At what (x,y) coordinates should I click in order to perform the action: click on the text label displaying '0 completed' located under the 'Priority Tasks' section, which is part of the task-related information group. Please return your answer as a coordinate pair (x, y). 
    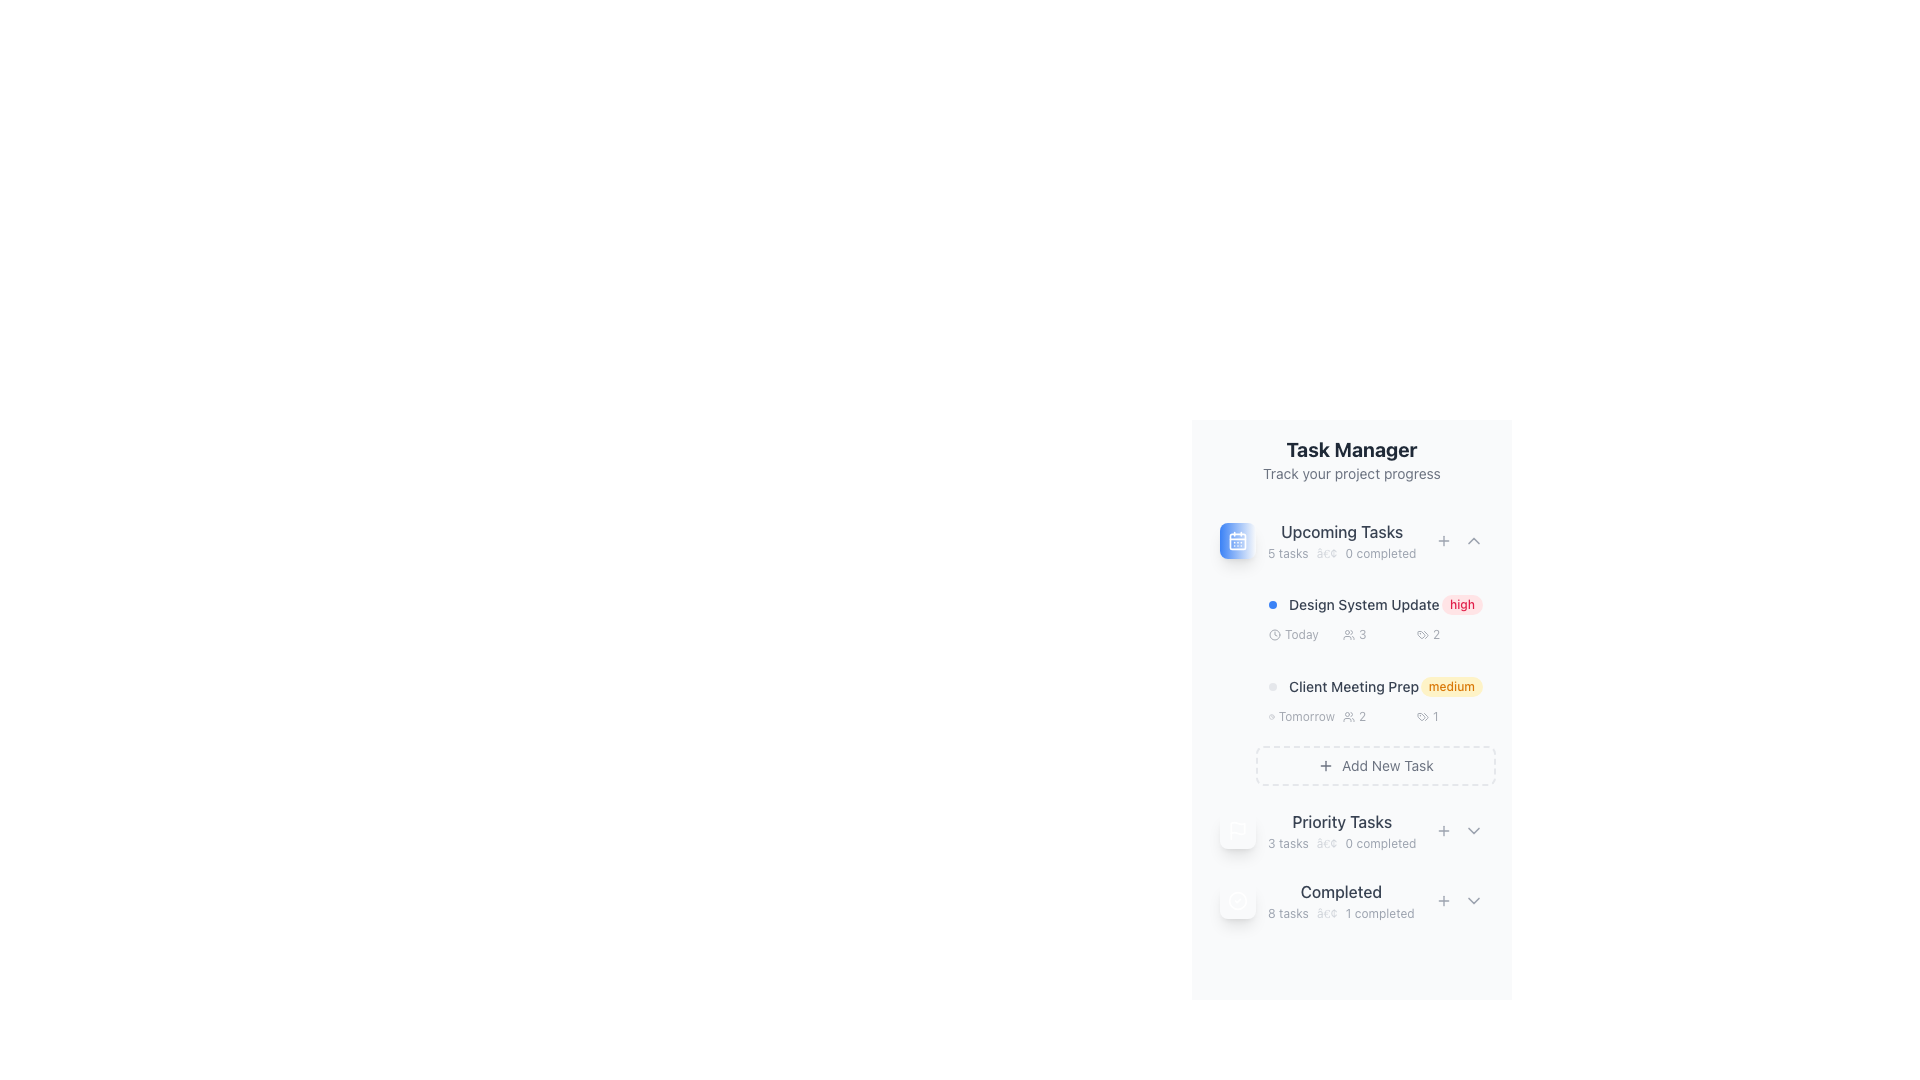
    Looking at the image, I should click on (1380, 844).